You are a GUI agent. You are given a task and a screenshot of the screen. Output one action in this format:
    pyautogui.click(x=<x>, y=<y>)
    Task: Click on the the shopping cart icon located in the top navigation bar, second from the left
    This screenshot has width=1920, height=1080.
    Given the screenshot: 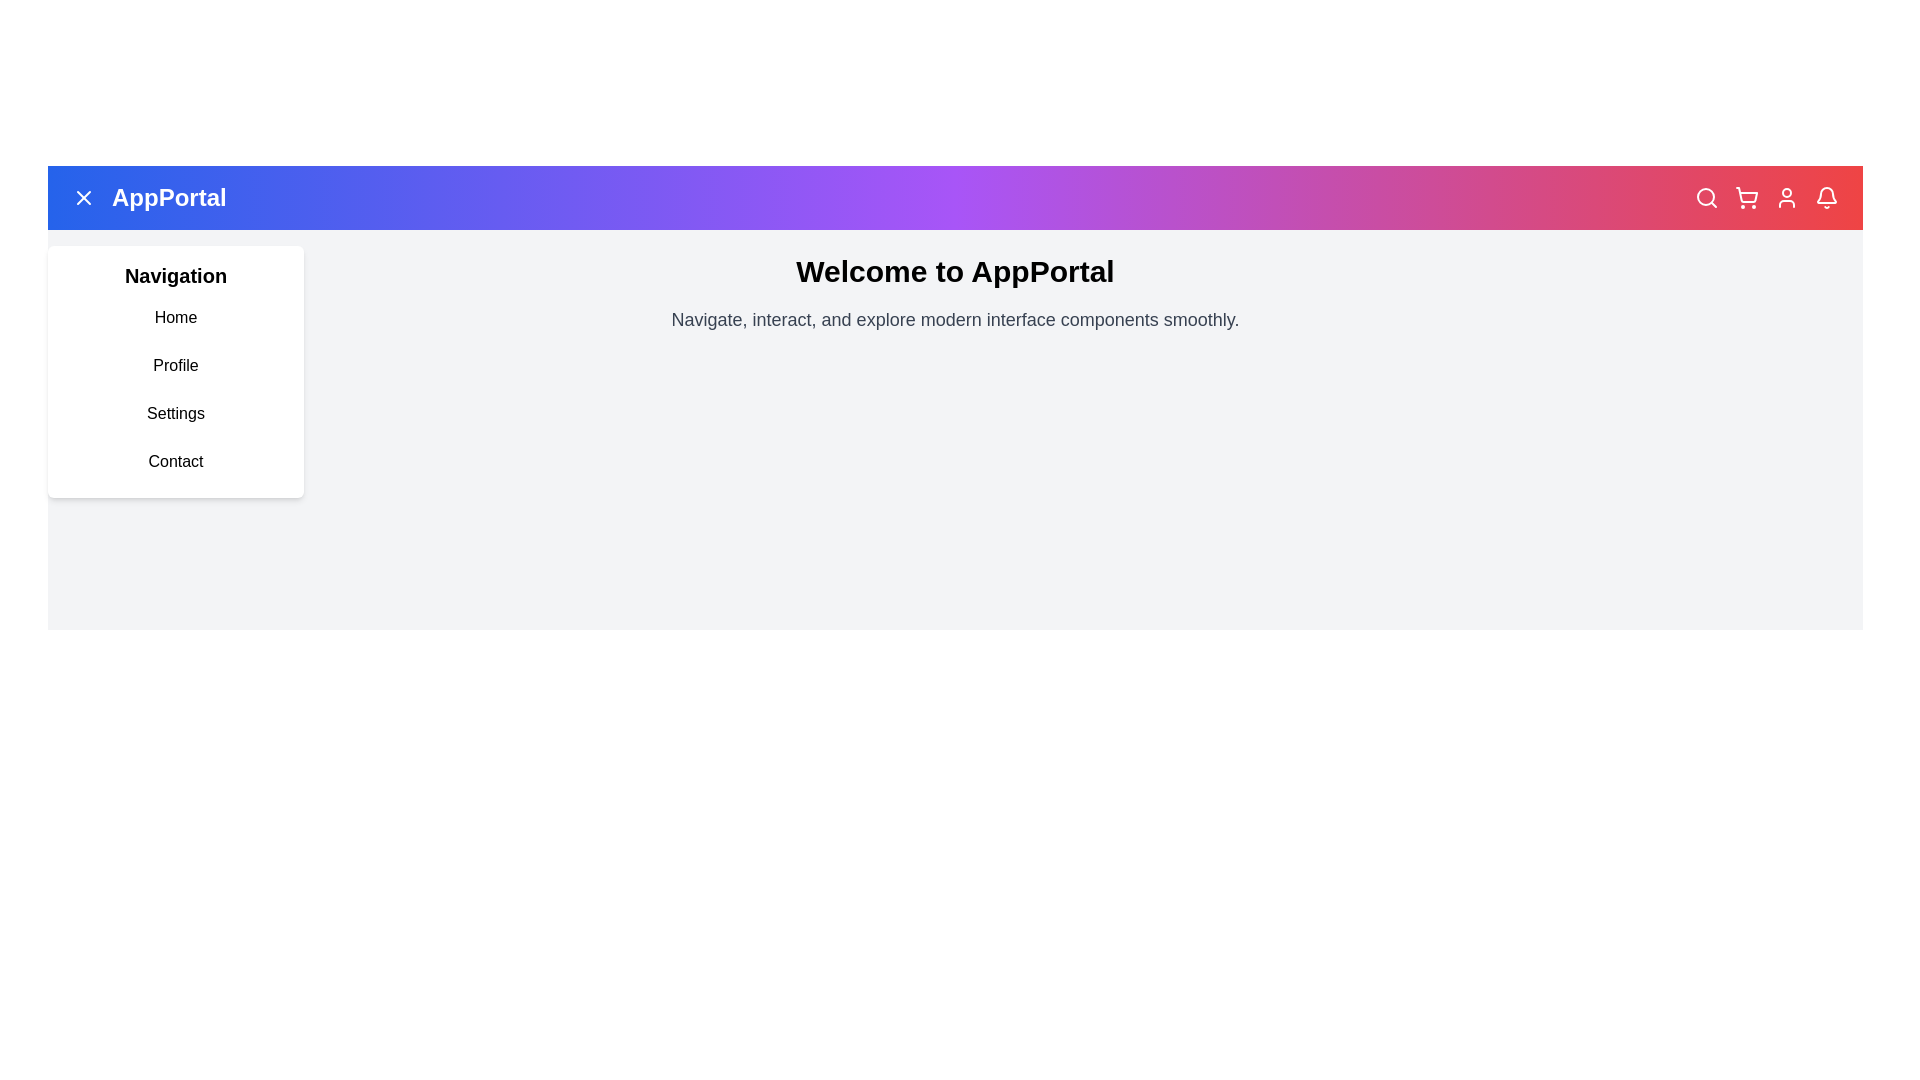 What is the action you would take?
    pyautogui.click(x=1746, y=195)
    